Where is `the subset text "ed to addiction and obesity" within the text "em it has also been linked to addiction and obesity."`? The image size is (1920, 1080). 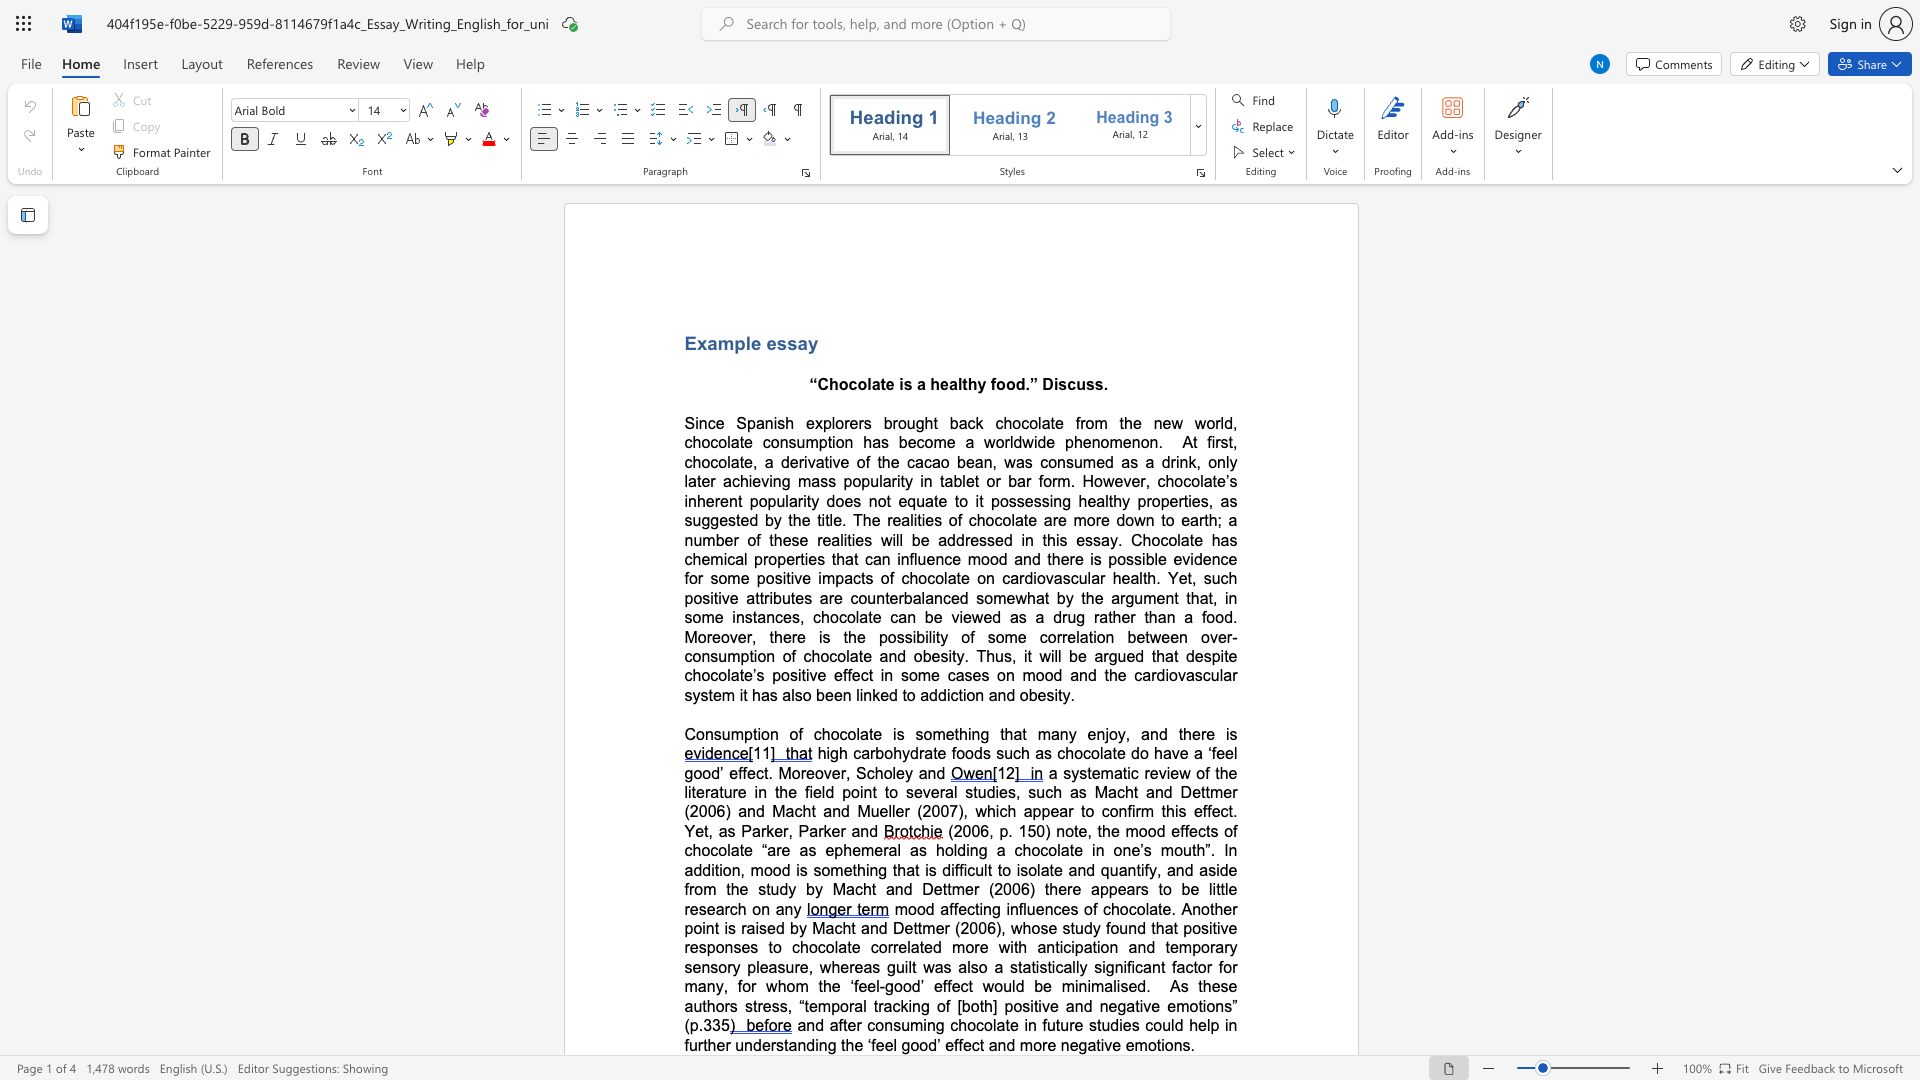
the subset text "ed to addiction and obesity" within the text "em it has also been linked to addiction and obesity." is located at coordinates (880, 694).